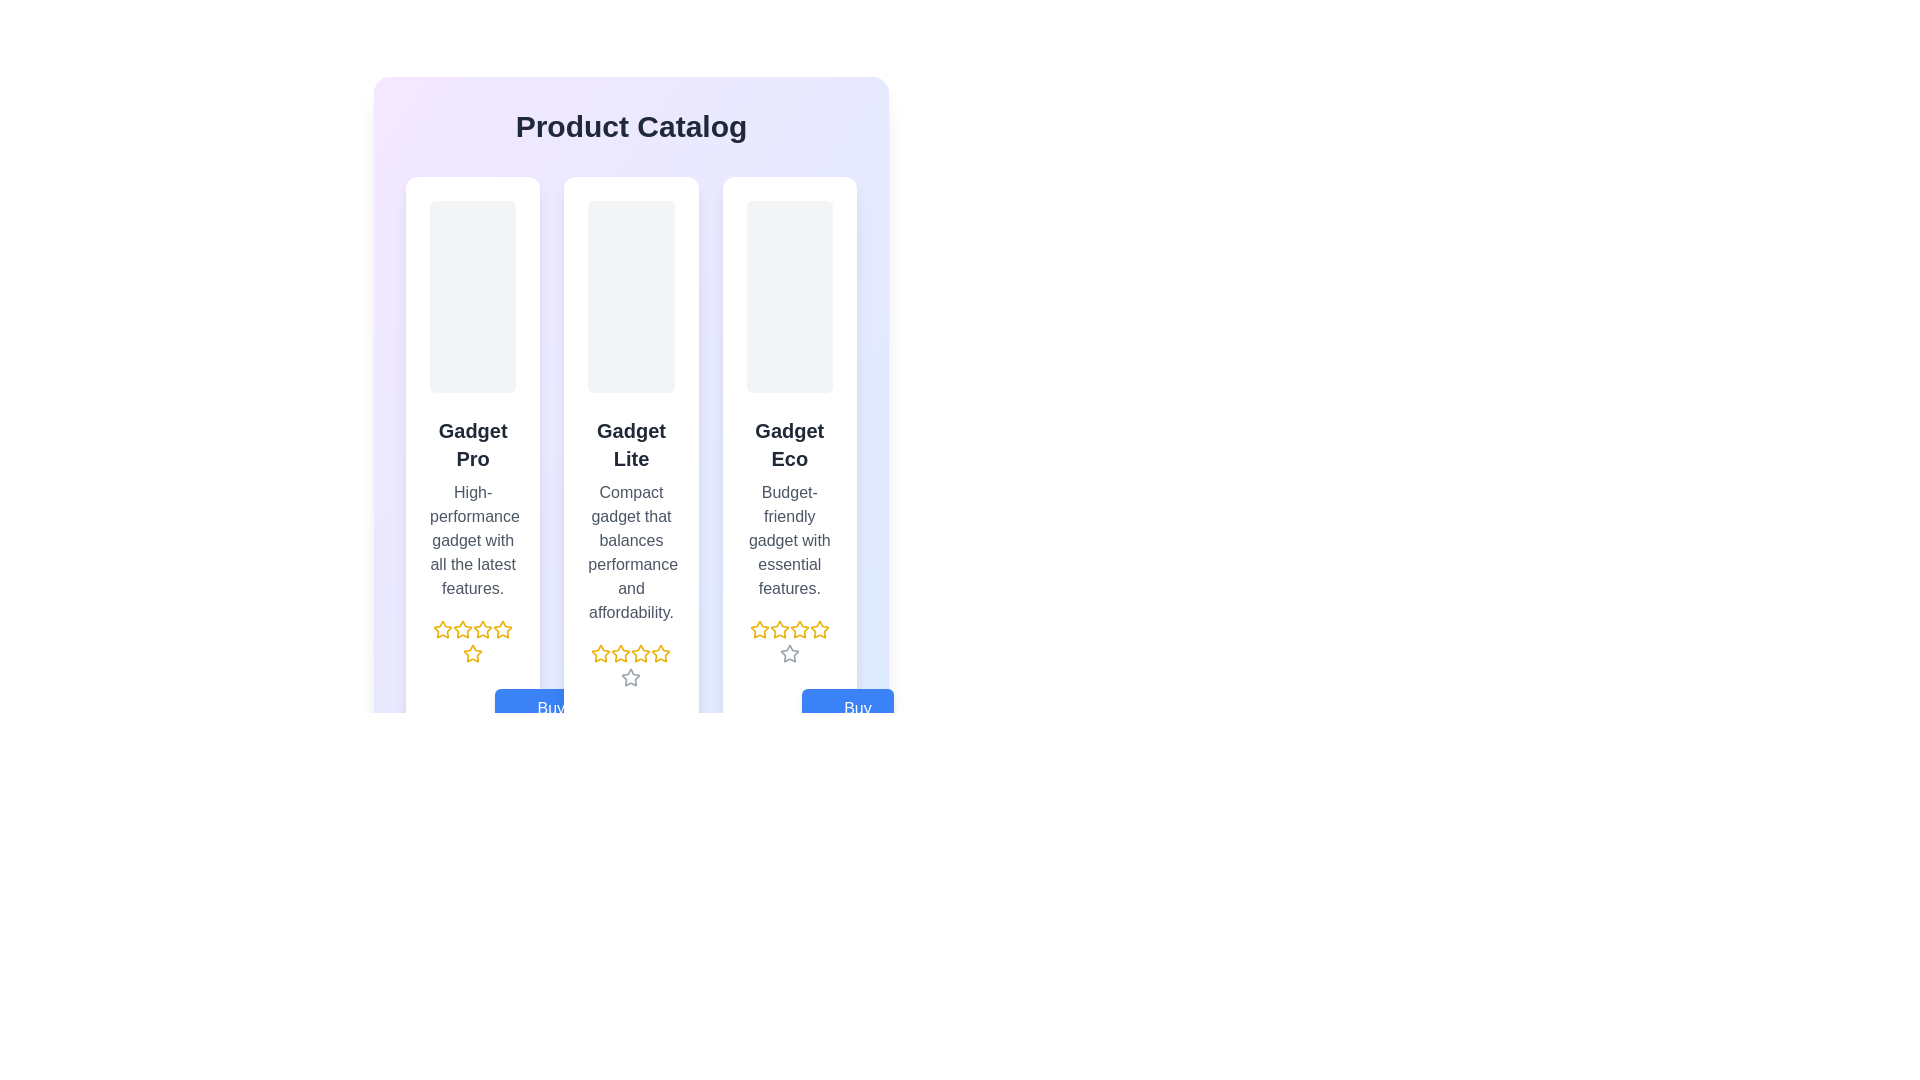  I want to click on the 'Buy Now' button located at the bottom center of the 'Gadget Pro' product card to initiate a purchase, so click(472, 721).